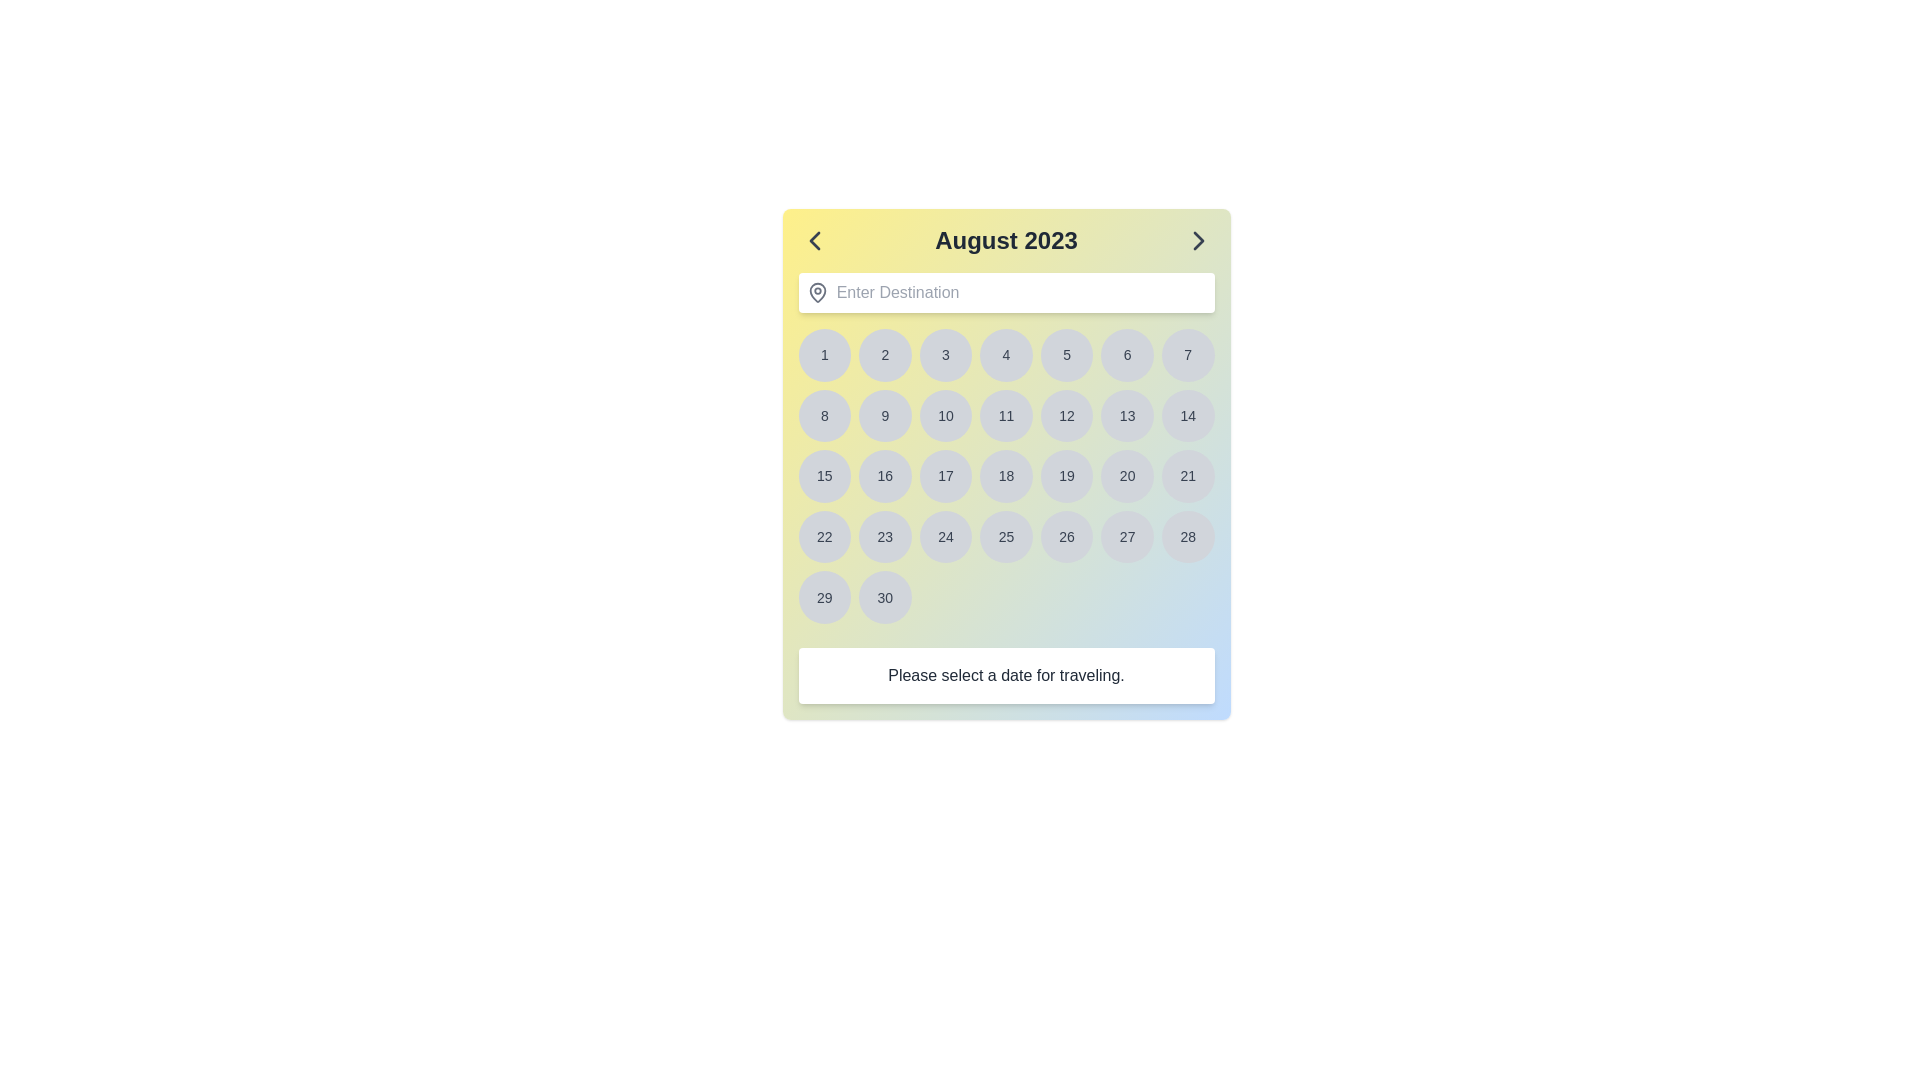 The image size is (1920, 1080). What do you see at coordinates (824, 476) in the screenshot?
I see `the circular button representing the calendar date '15' with a light gray background and dark gray text` at bounding box center [824, 476].